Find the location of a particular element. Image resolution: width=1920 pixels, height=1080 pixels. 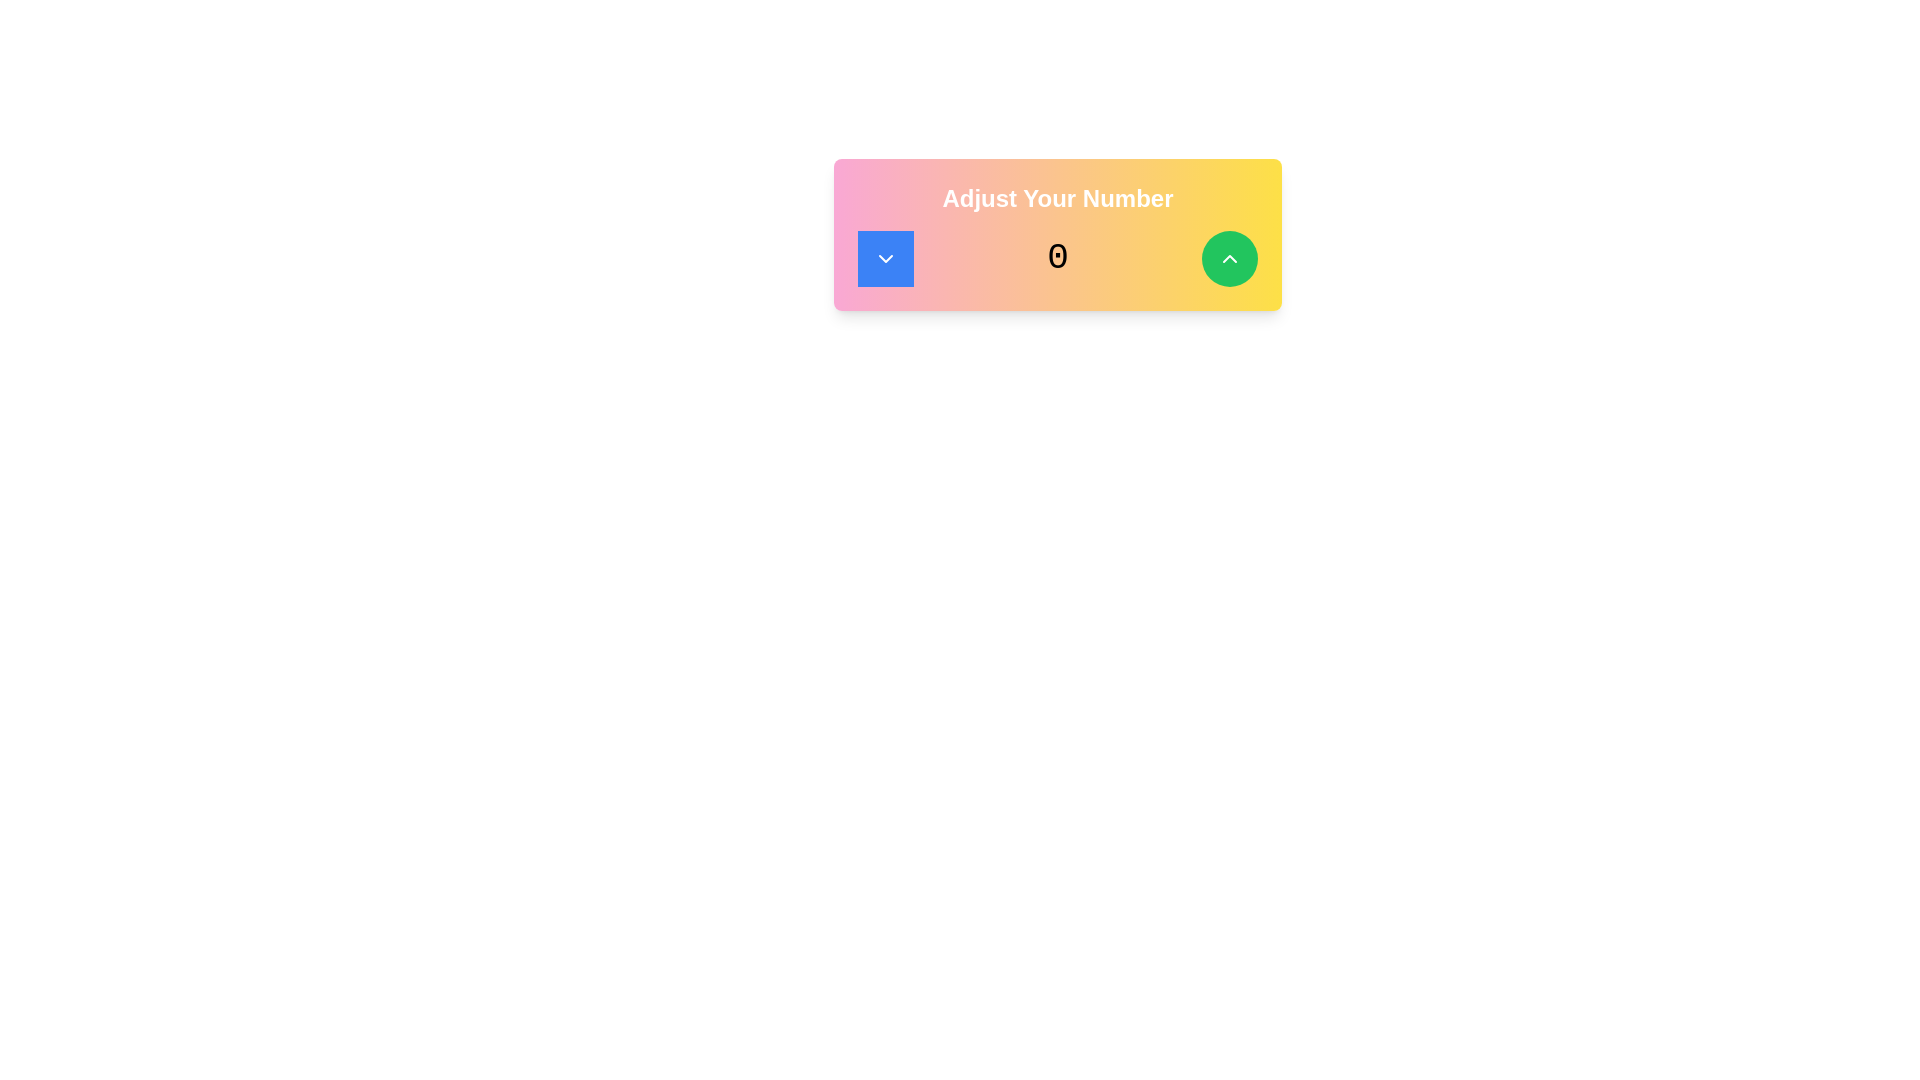

the static text element displaying a numerical value, positioned between two round buttons is located at coordinates (1056, 257).